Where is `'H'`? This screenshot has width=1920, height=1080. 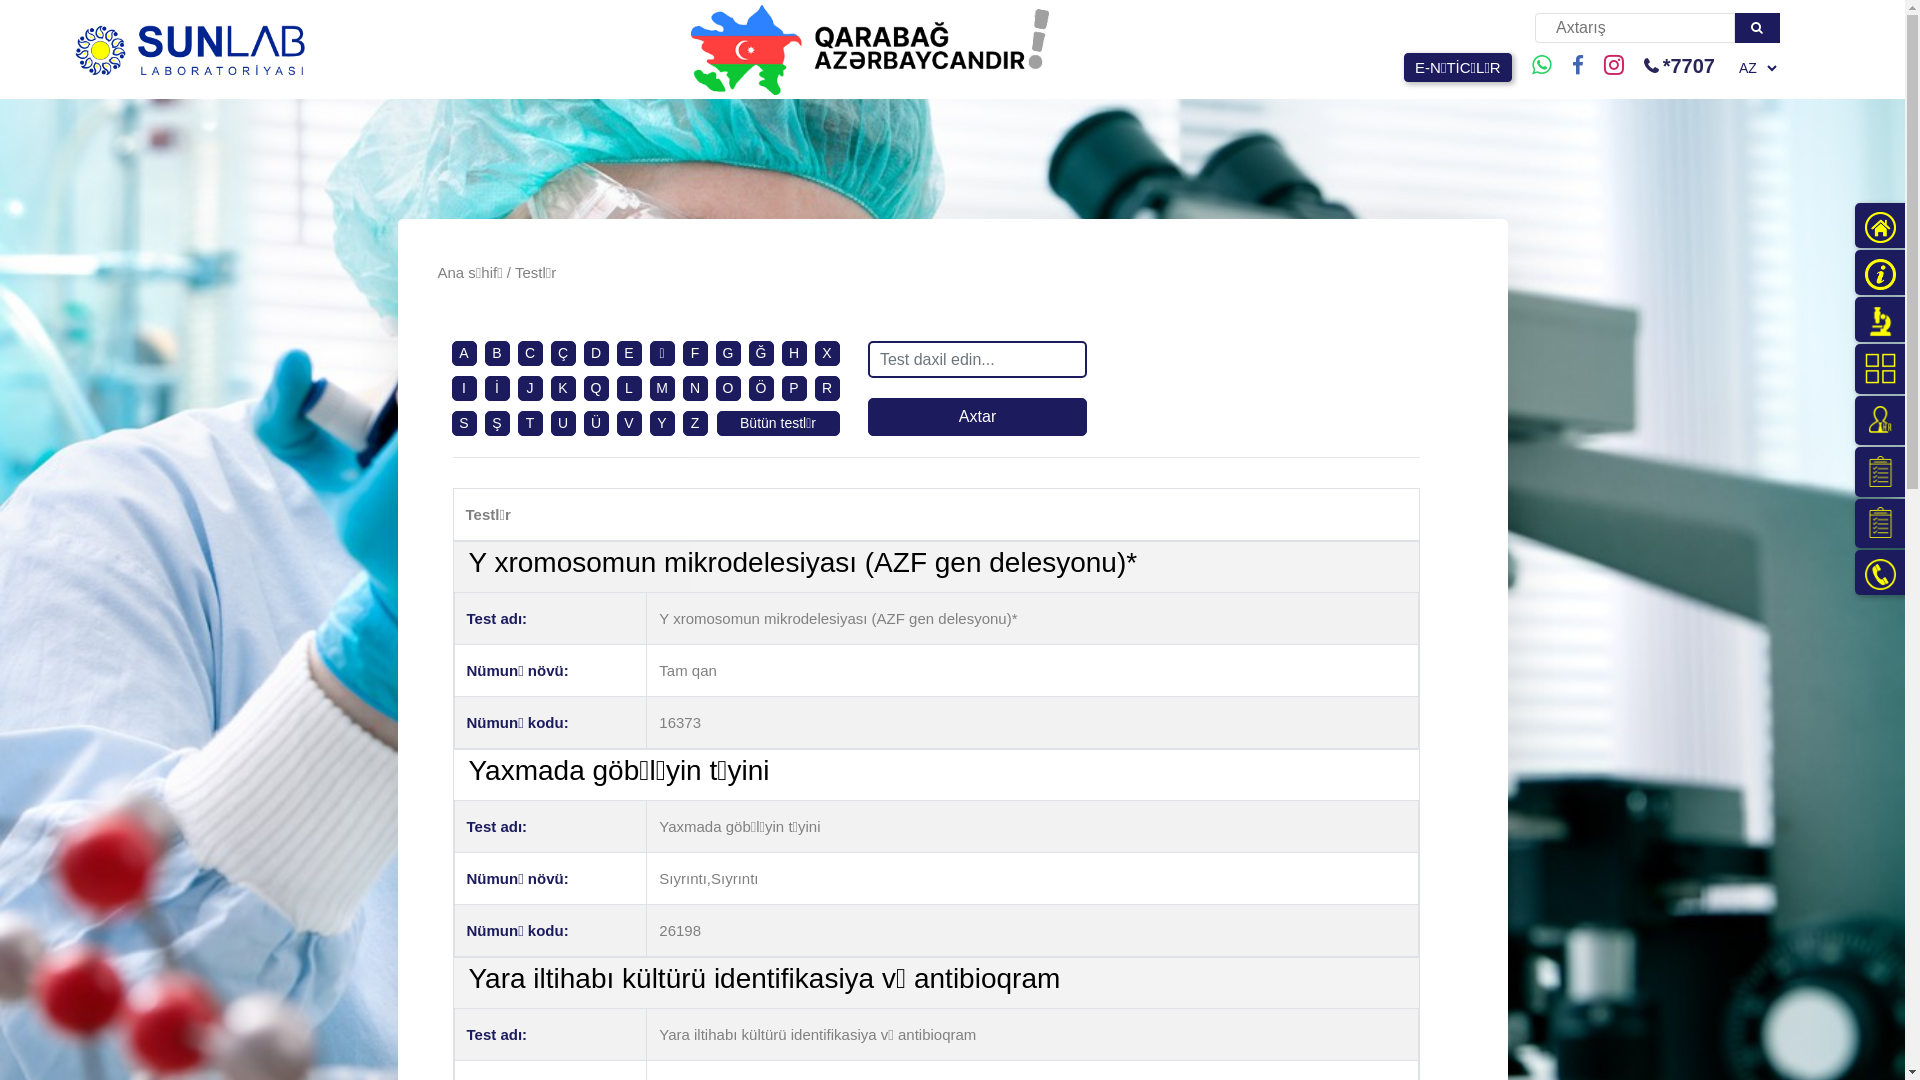
'H' is located at coordinates (787, 352).